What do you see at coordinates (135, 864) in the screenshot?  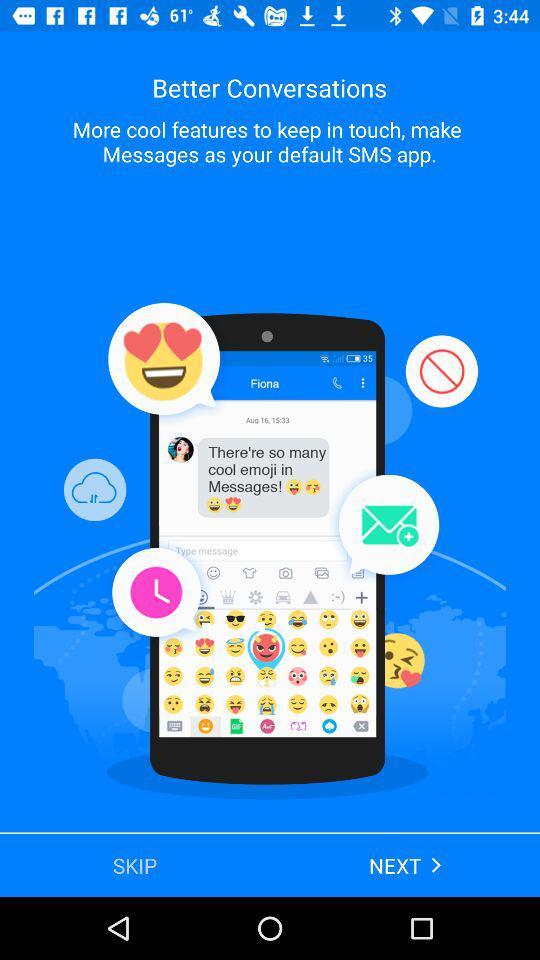 I see `the icon next to the next` at bounding box center [135, 864].